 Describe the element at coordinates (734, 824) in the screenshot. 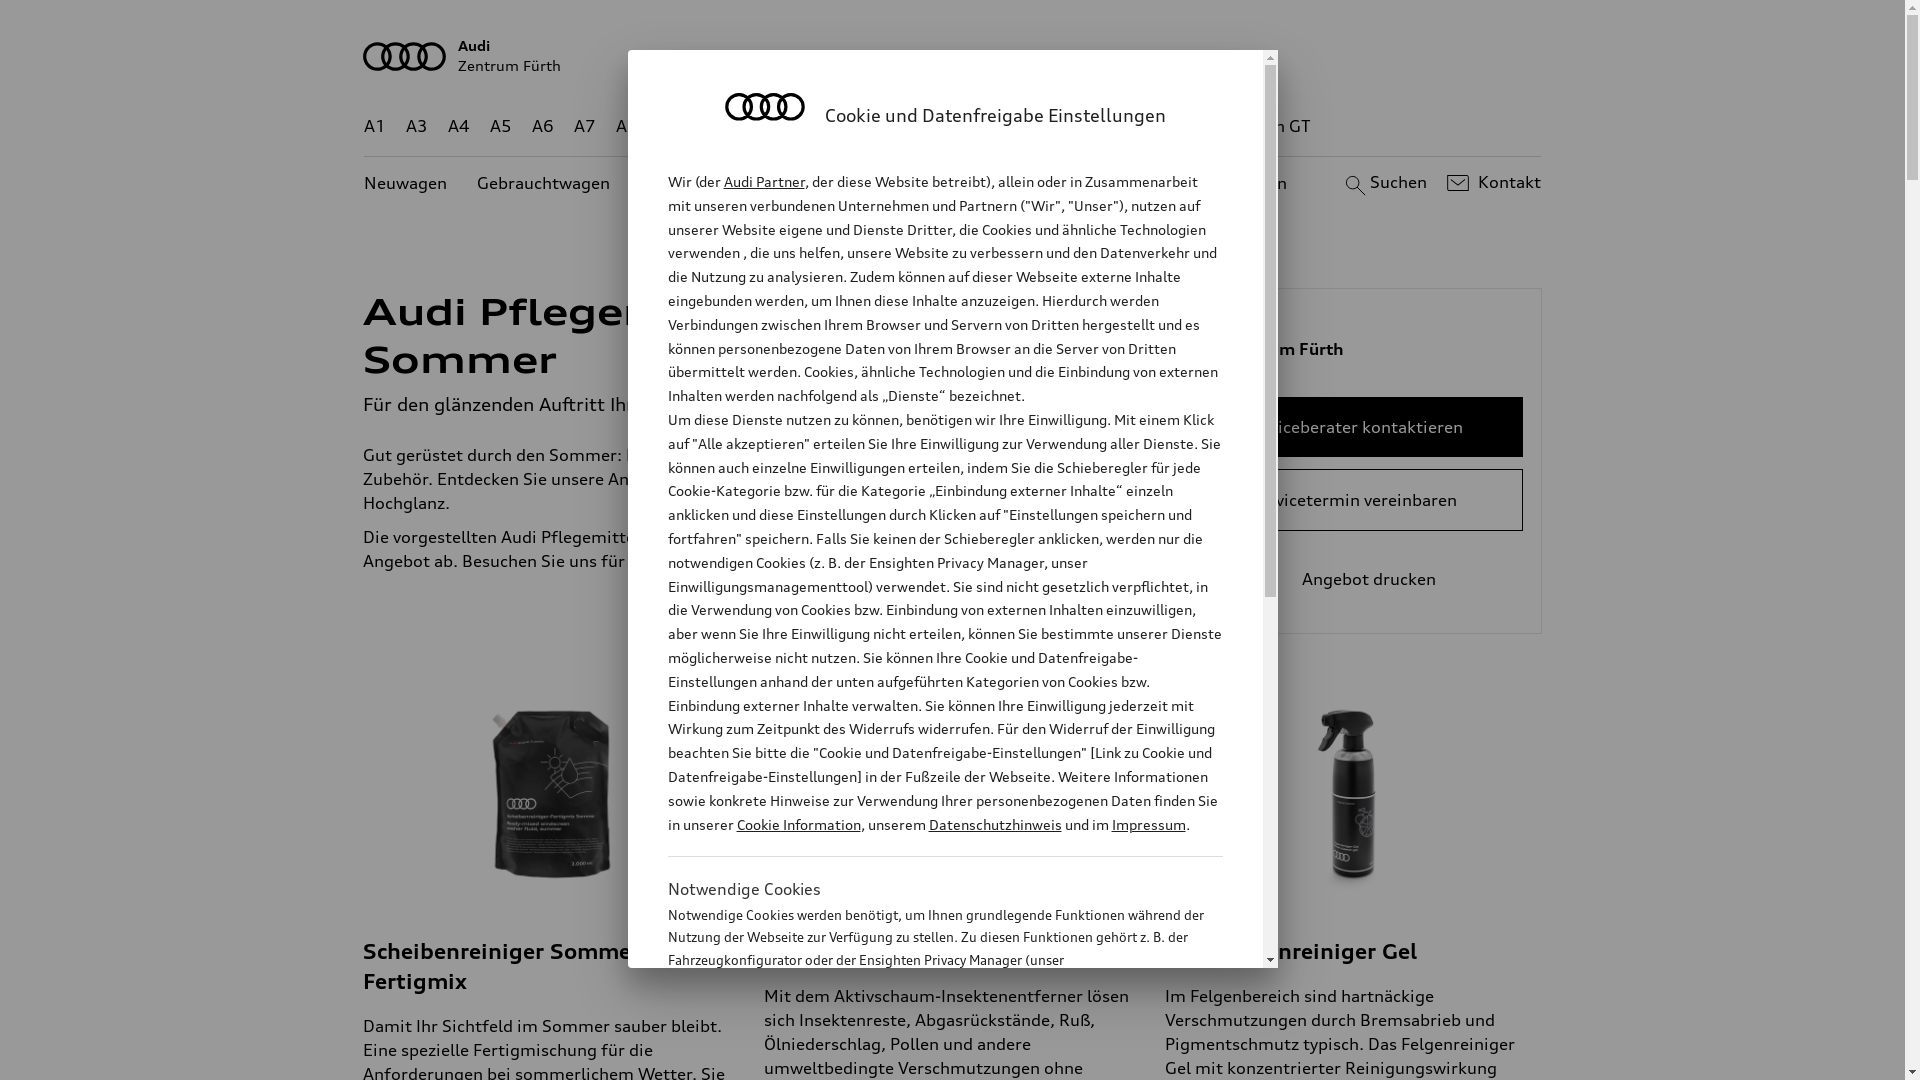

I see `'Cookie Information'` at that location.